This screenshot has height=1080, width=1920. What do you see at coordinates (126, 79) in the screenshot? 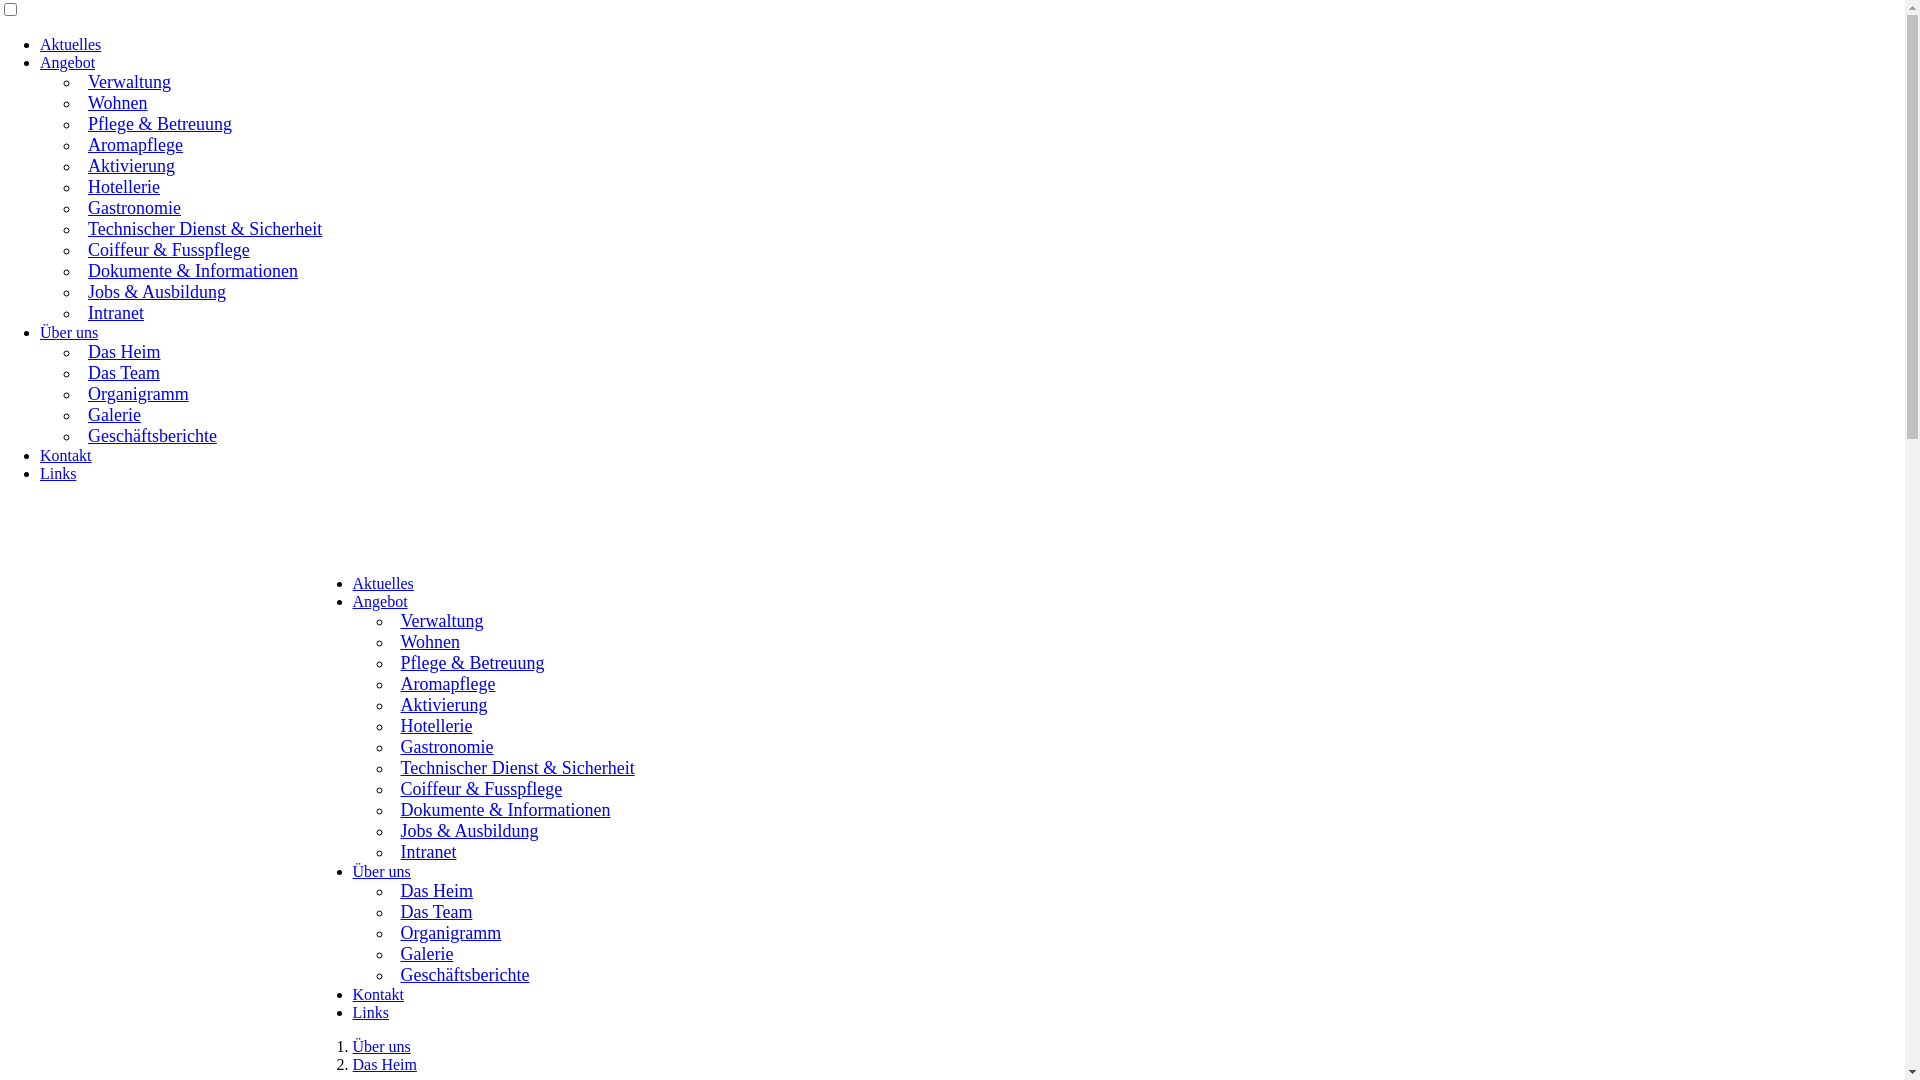
I see `'Verwaltung'` at bounding box center [126, 79].